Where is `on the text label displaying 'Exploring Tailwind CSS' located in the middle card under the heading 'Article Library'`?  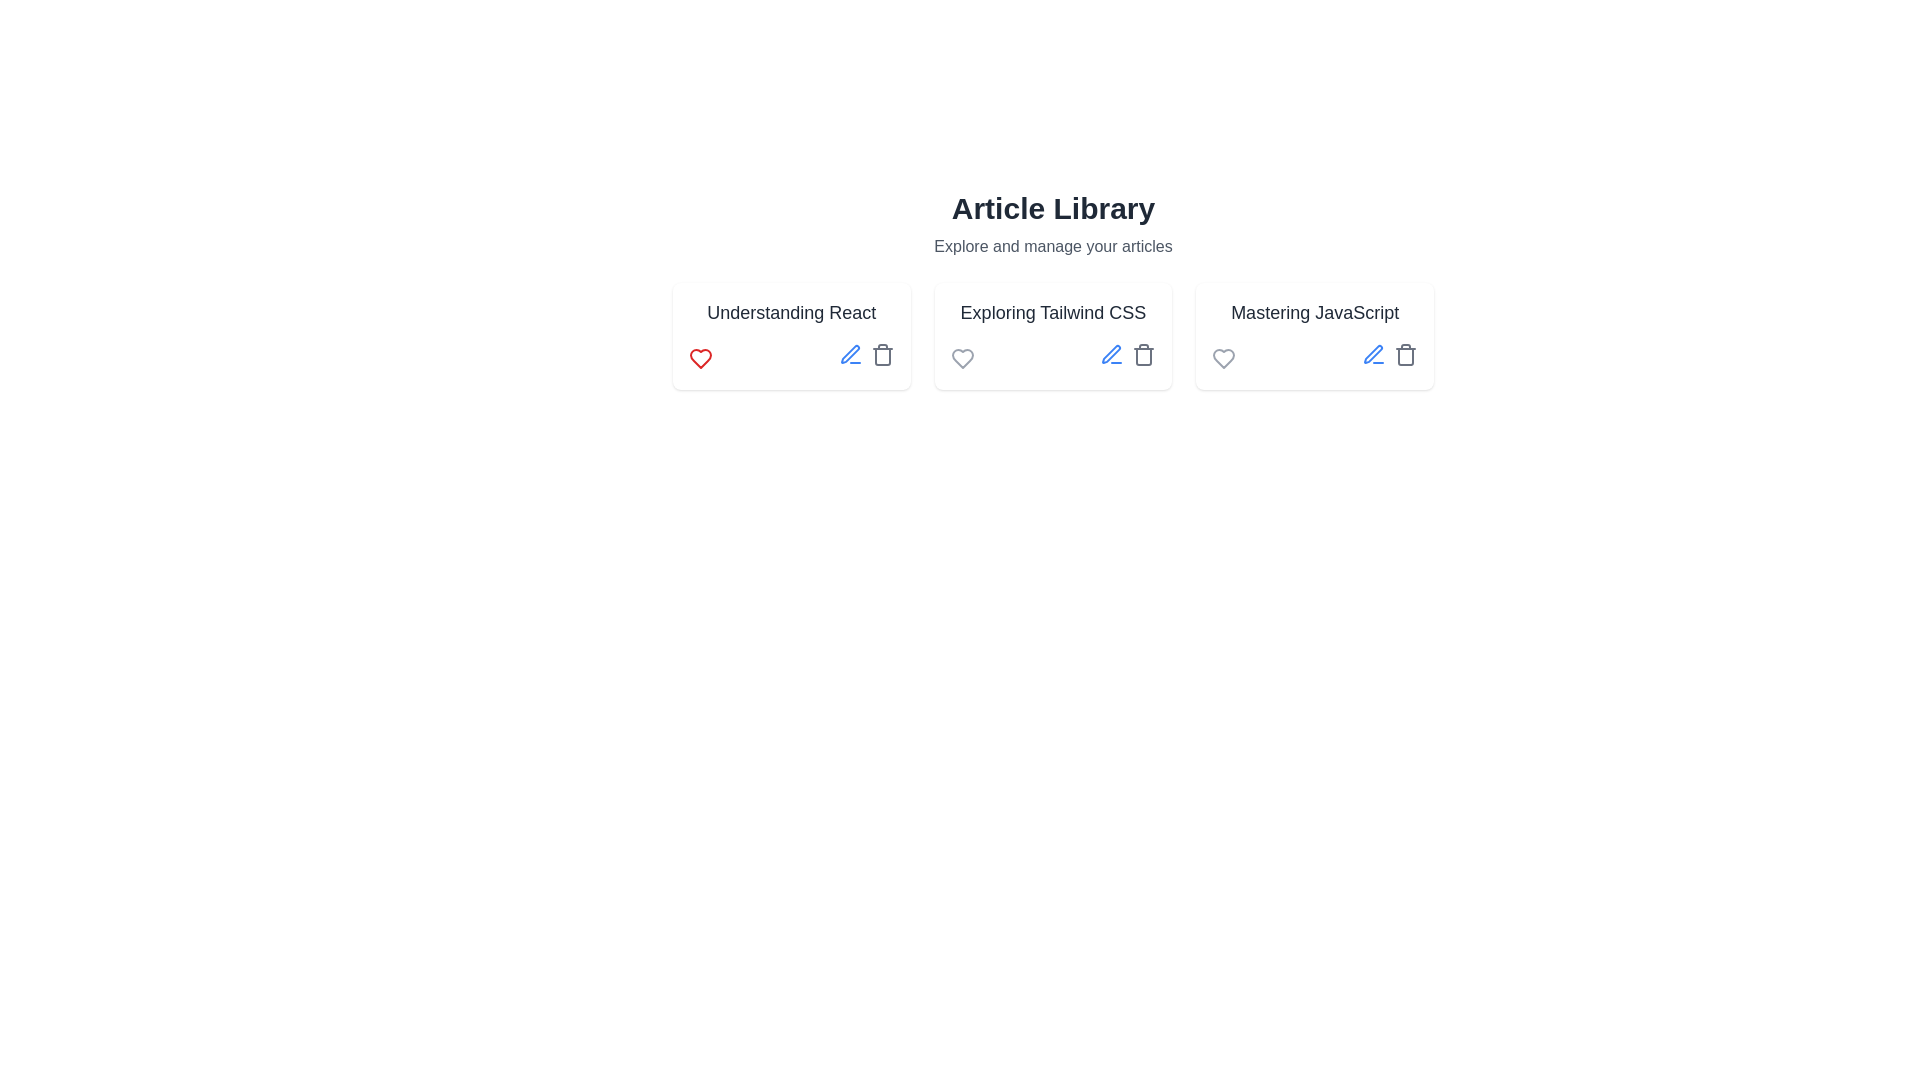
on the text label displaying 'Exploring Tailwind CSS' located in the middle card under the heading 'Article Library' is located at coordinates (1052, 312).